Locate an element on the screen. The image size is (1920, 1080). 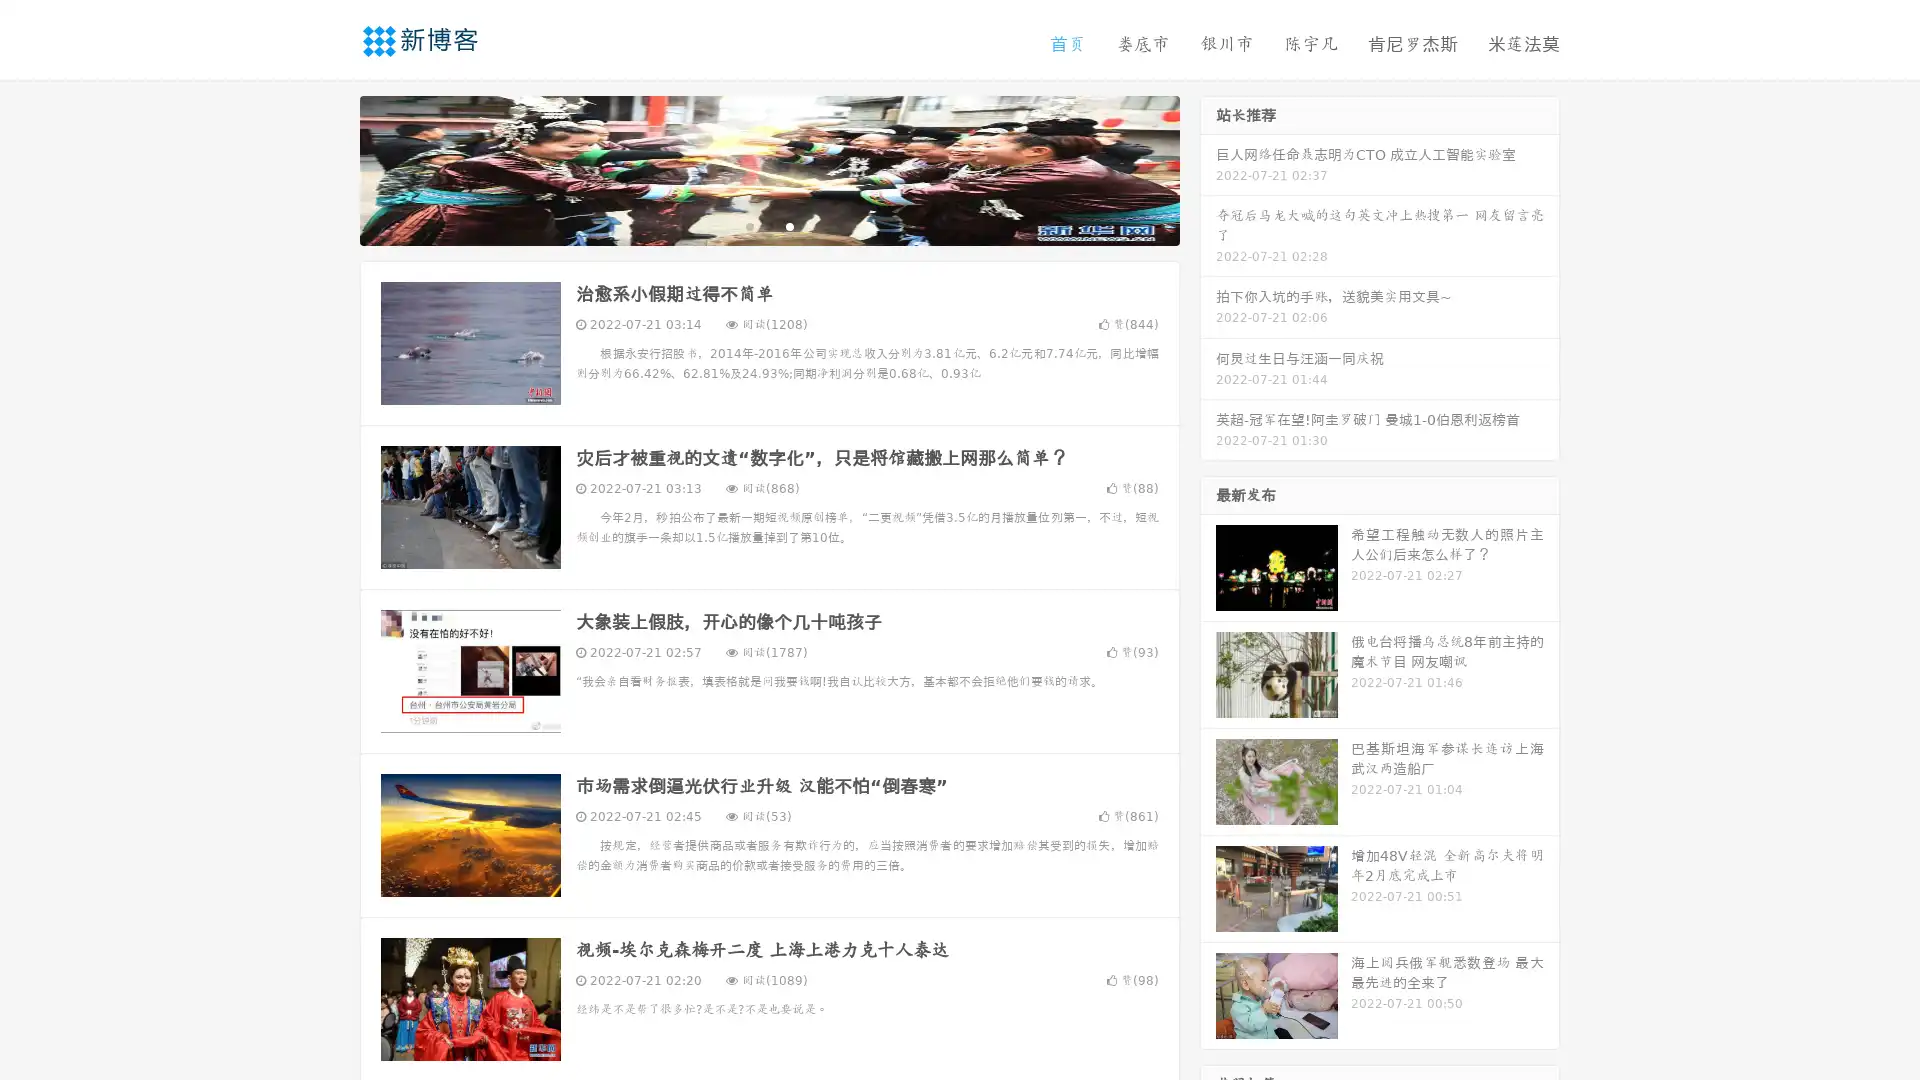
Go to slide 3 is located at coordinates (789, 225).